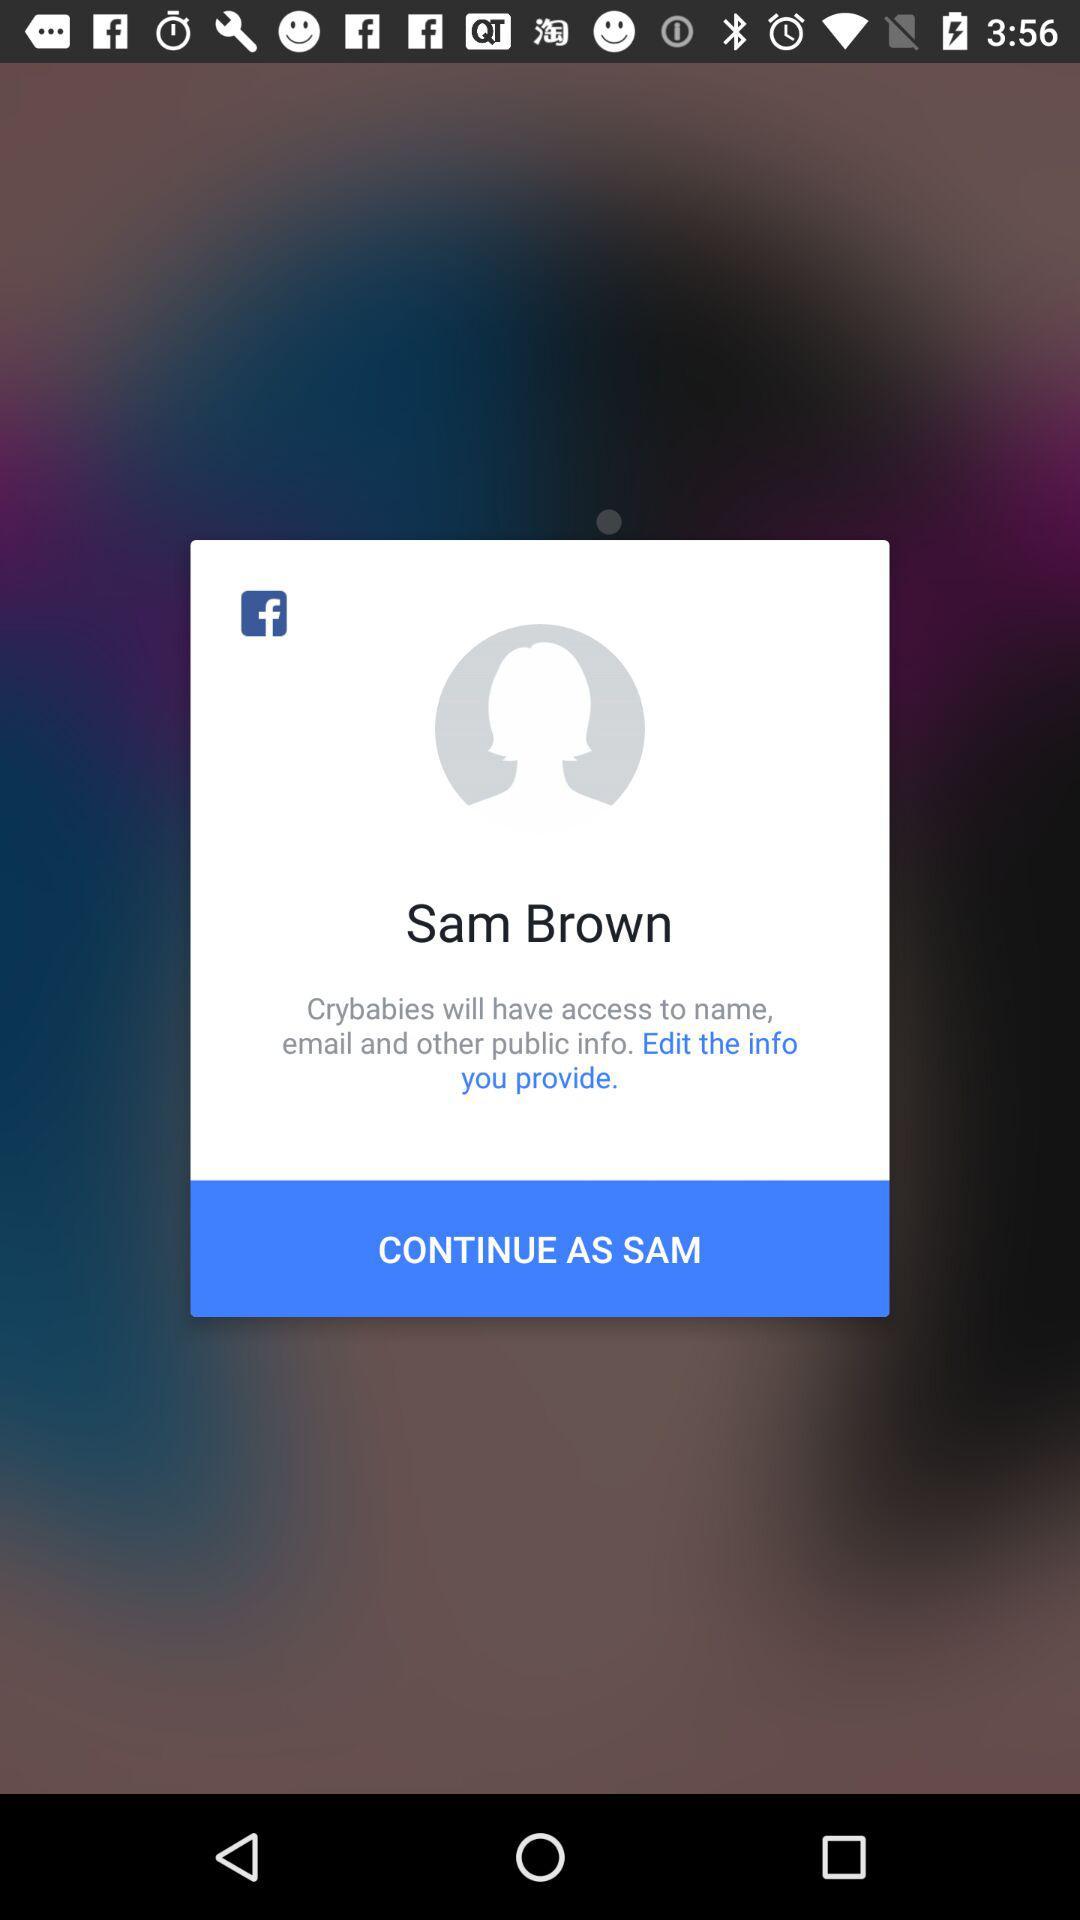 The width and height of the screenshot is (1080, 1920). I want to click on crybabies will have, so click(540, 1041).